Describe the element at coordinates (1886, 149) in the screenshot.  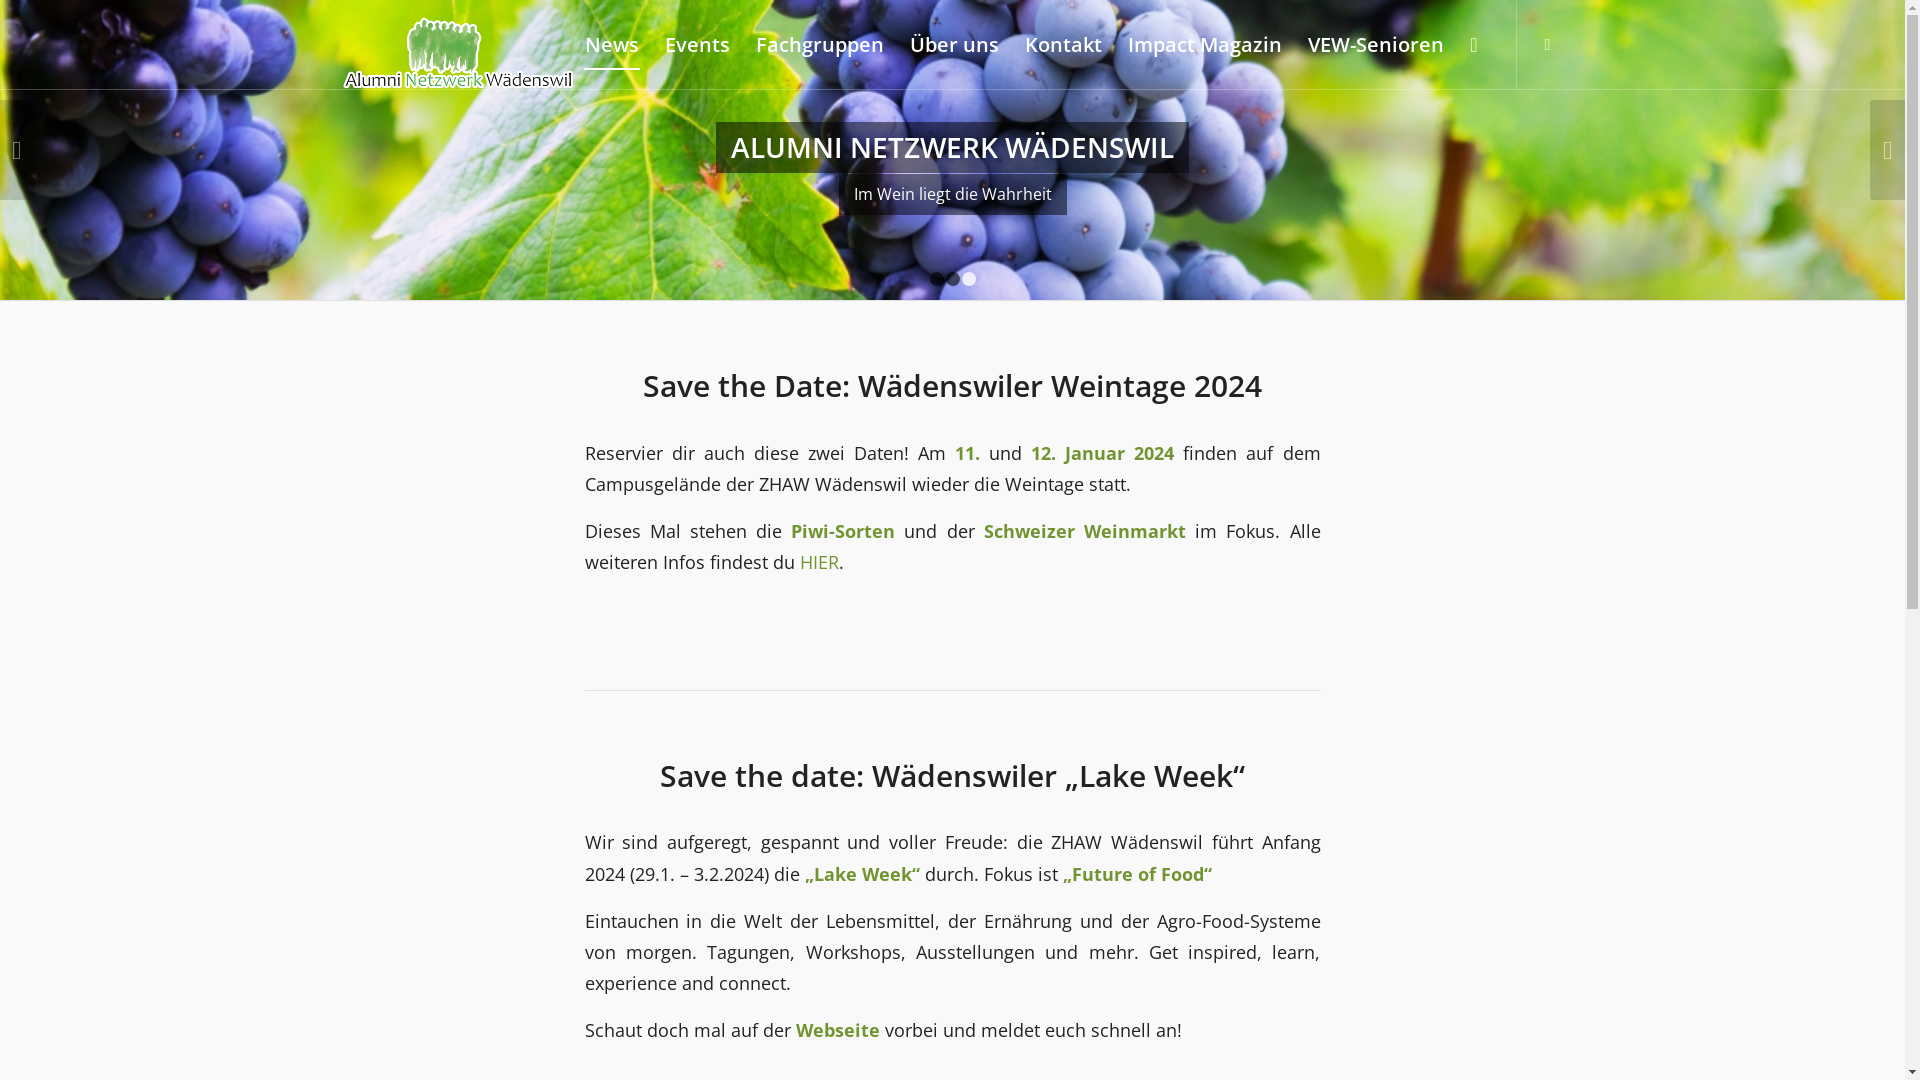
I see `'Weiter'` at that location.